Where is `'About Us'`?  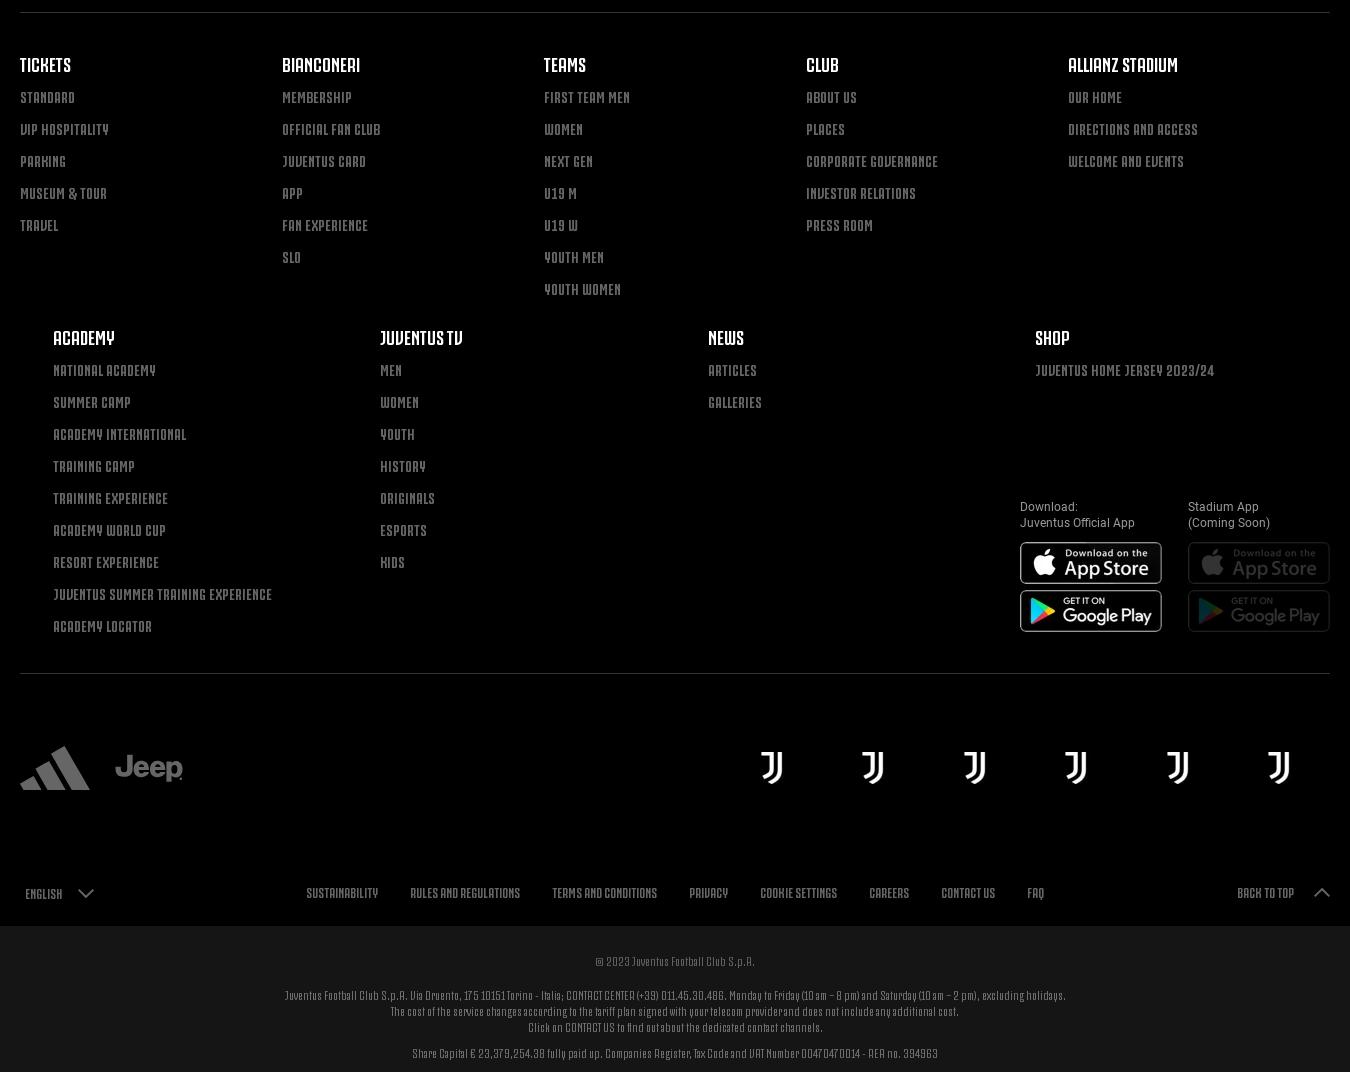 'About Us' is located at coordinates (831, 95).